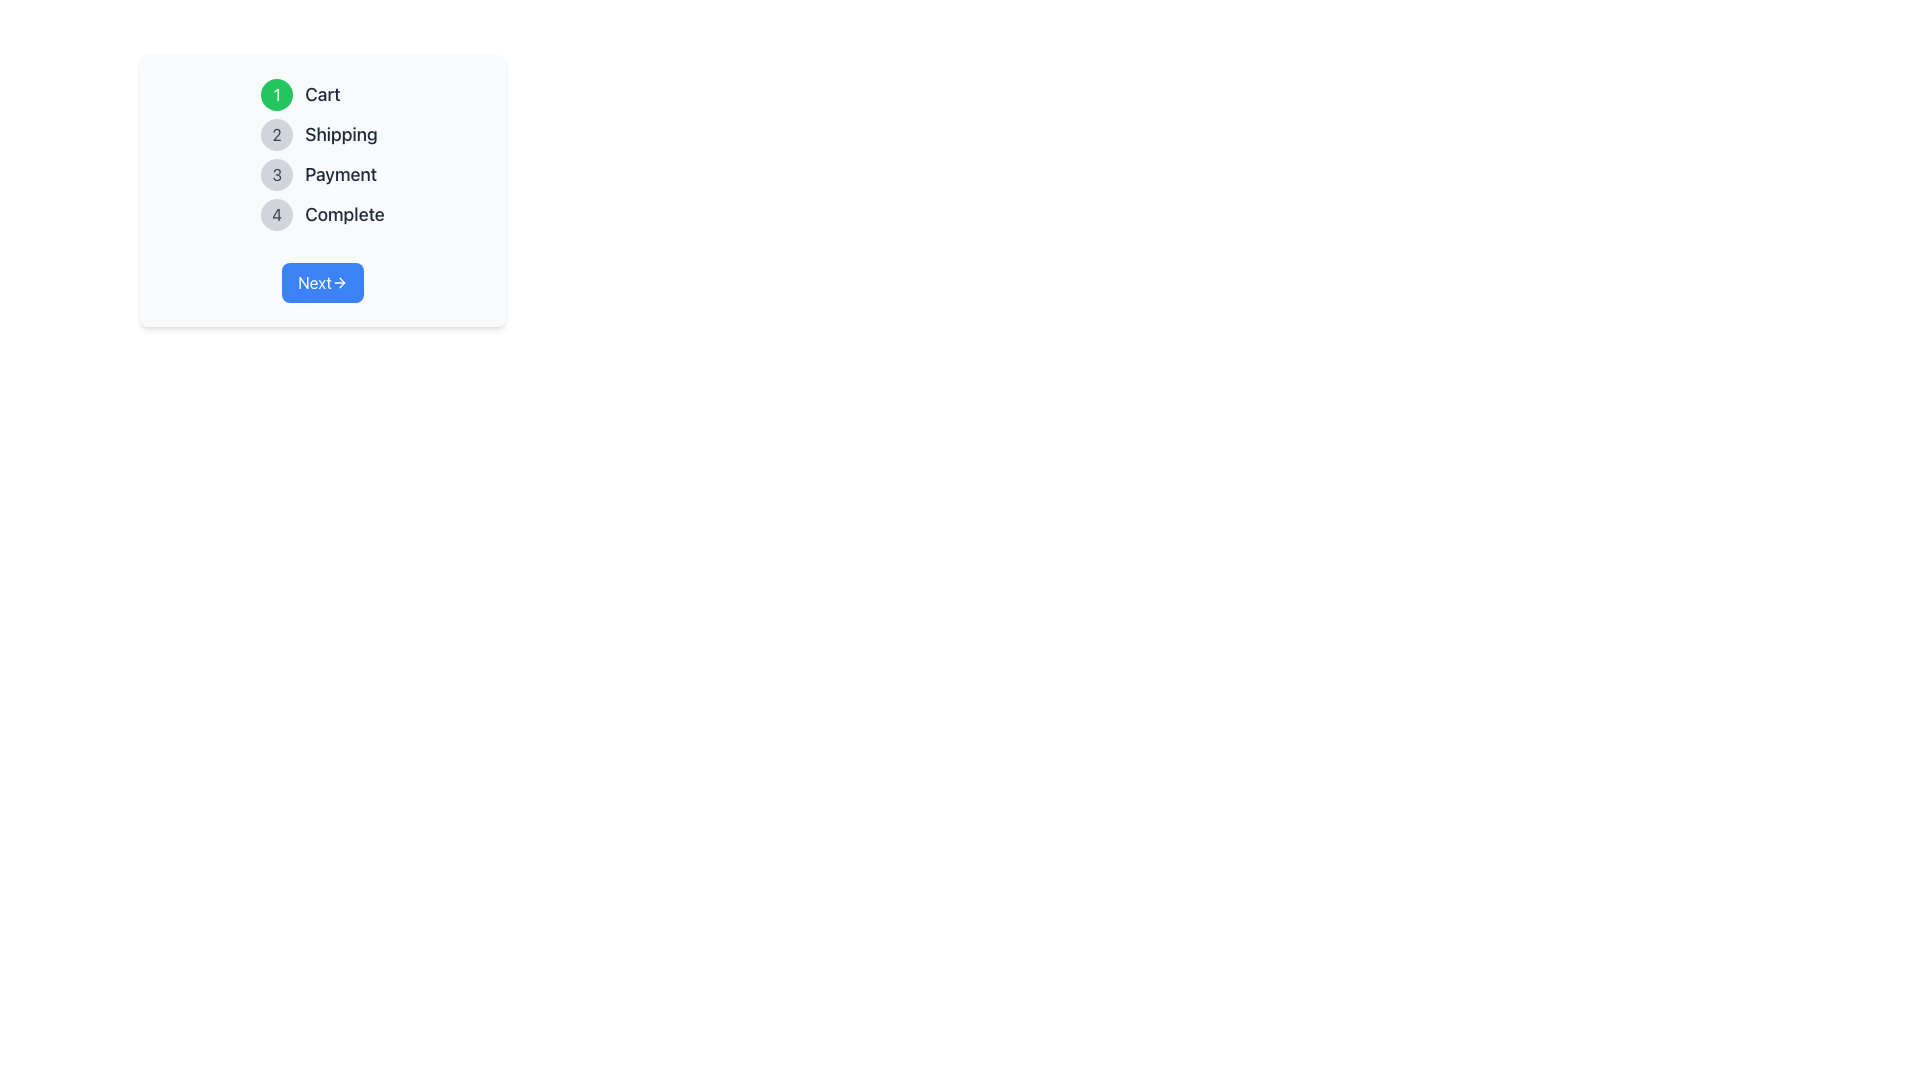 The image size is (1920, 1080). What do you see at coordinates (322, 282) in the screenshot?
I see `the 'Next' button, which has white text on a blue background and features a right-pointing arrow icon, located at the bottom of the step-based interface` at bounding box center [322, 282].